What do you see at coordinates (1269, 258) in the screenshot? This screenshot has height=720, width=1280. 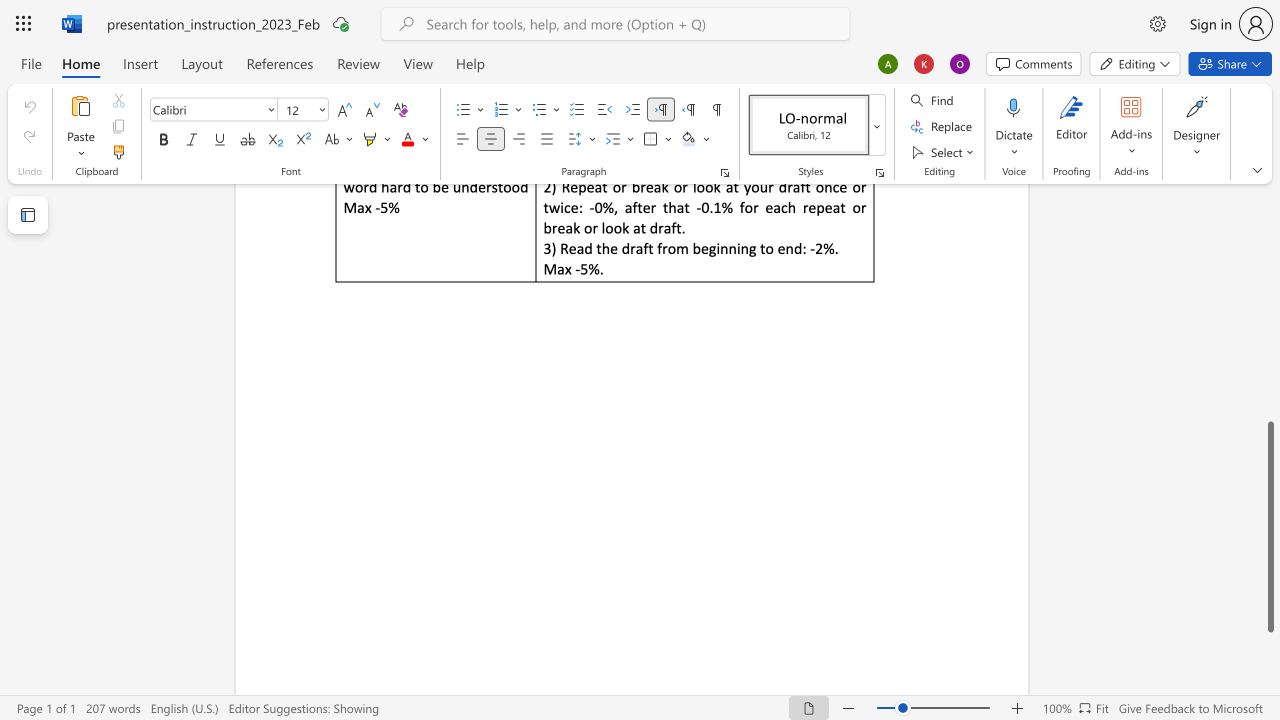 I see `the scrollbar on the side` at bounding box center [1269, 258].